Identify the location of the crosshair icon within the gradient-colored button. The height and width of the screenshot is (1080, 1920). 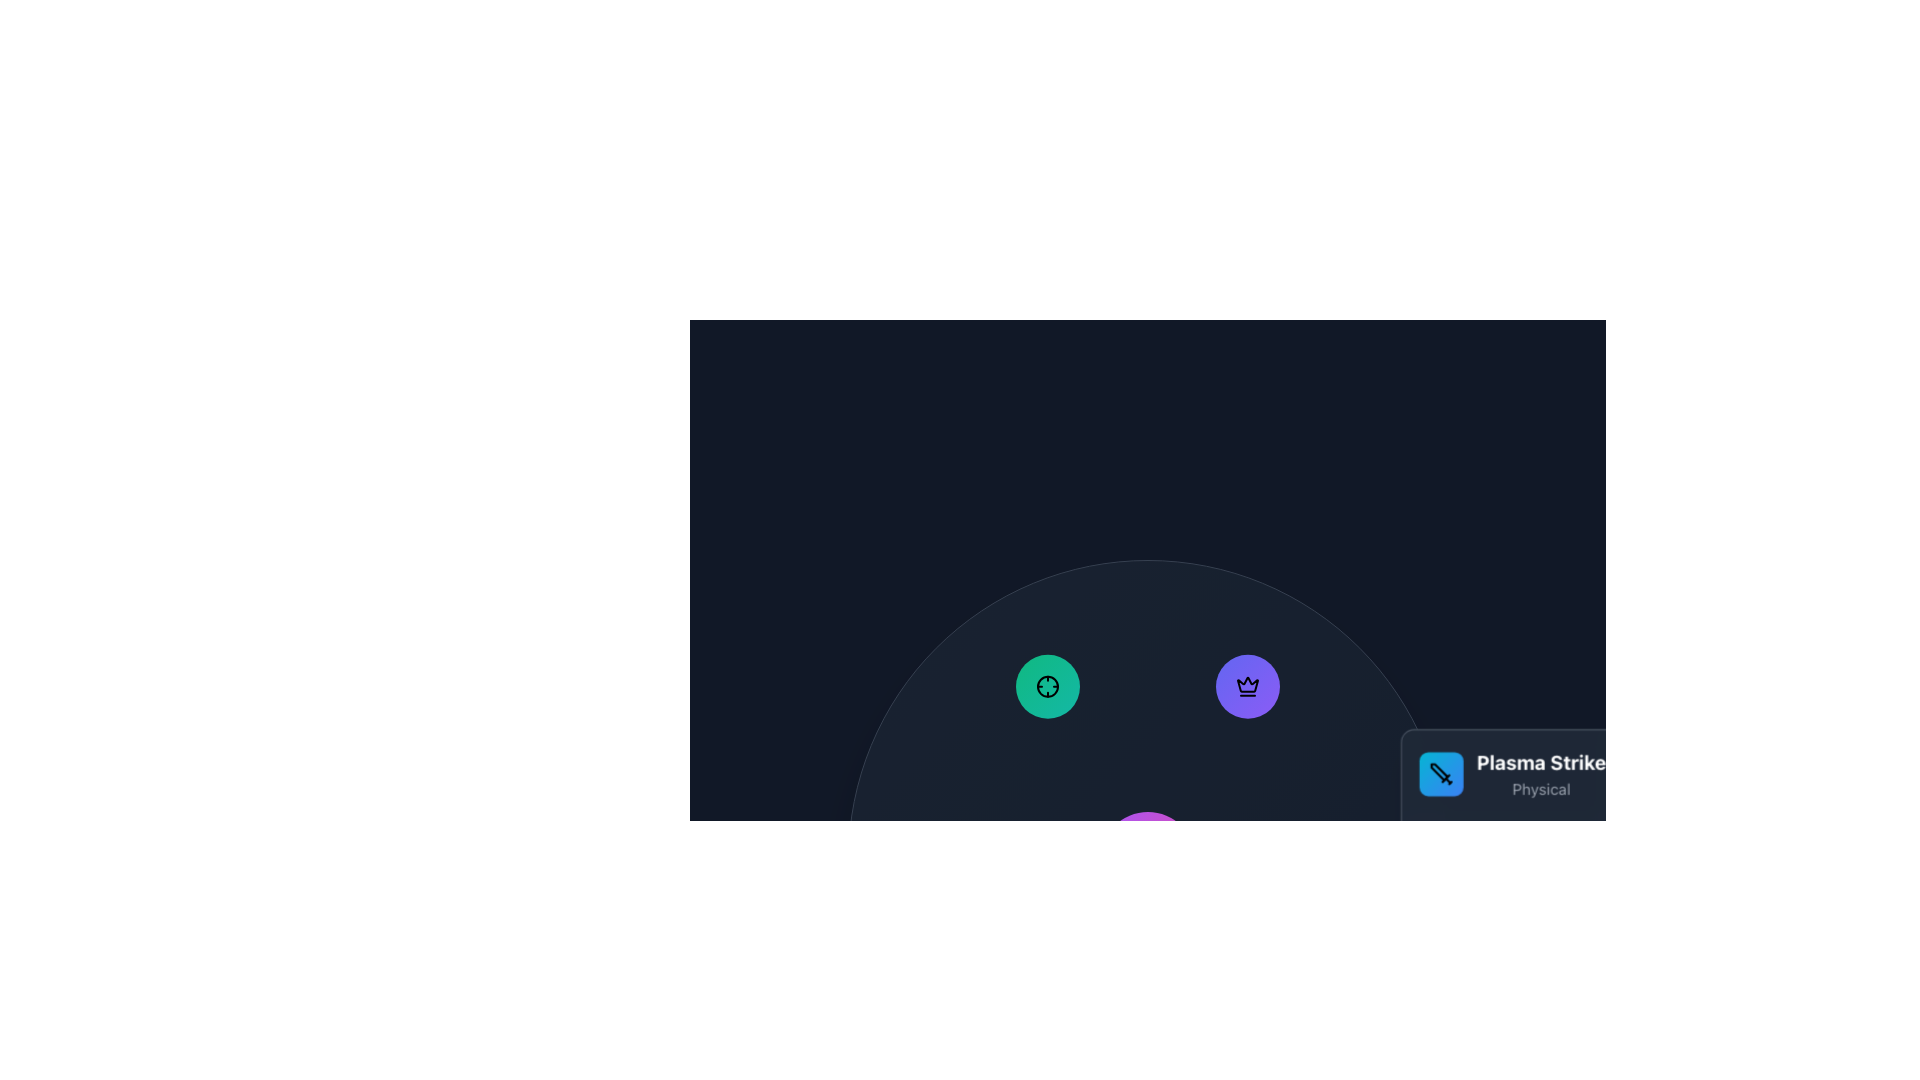
(1046, 685).